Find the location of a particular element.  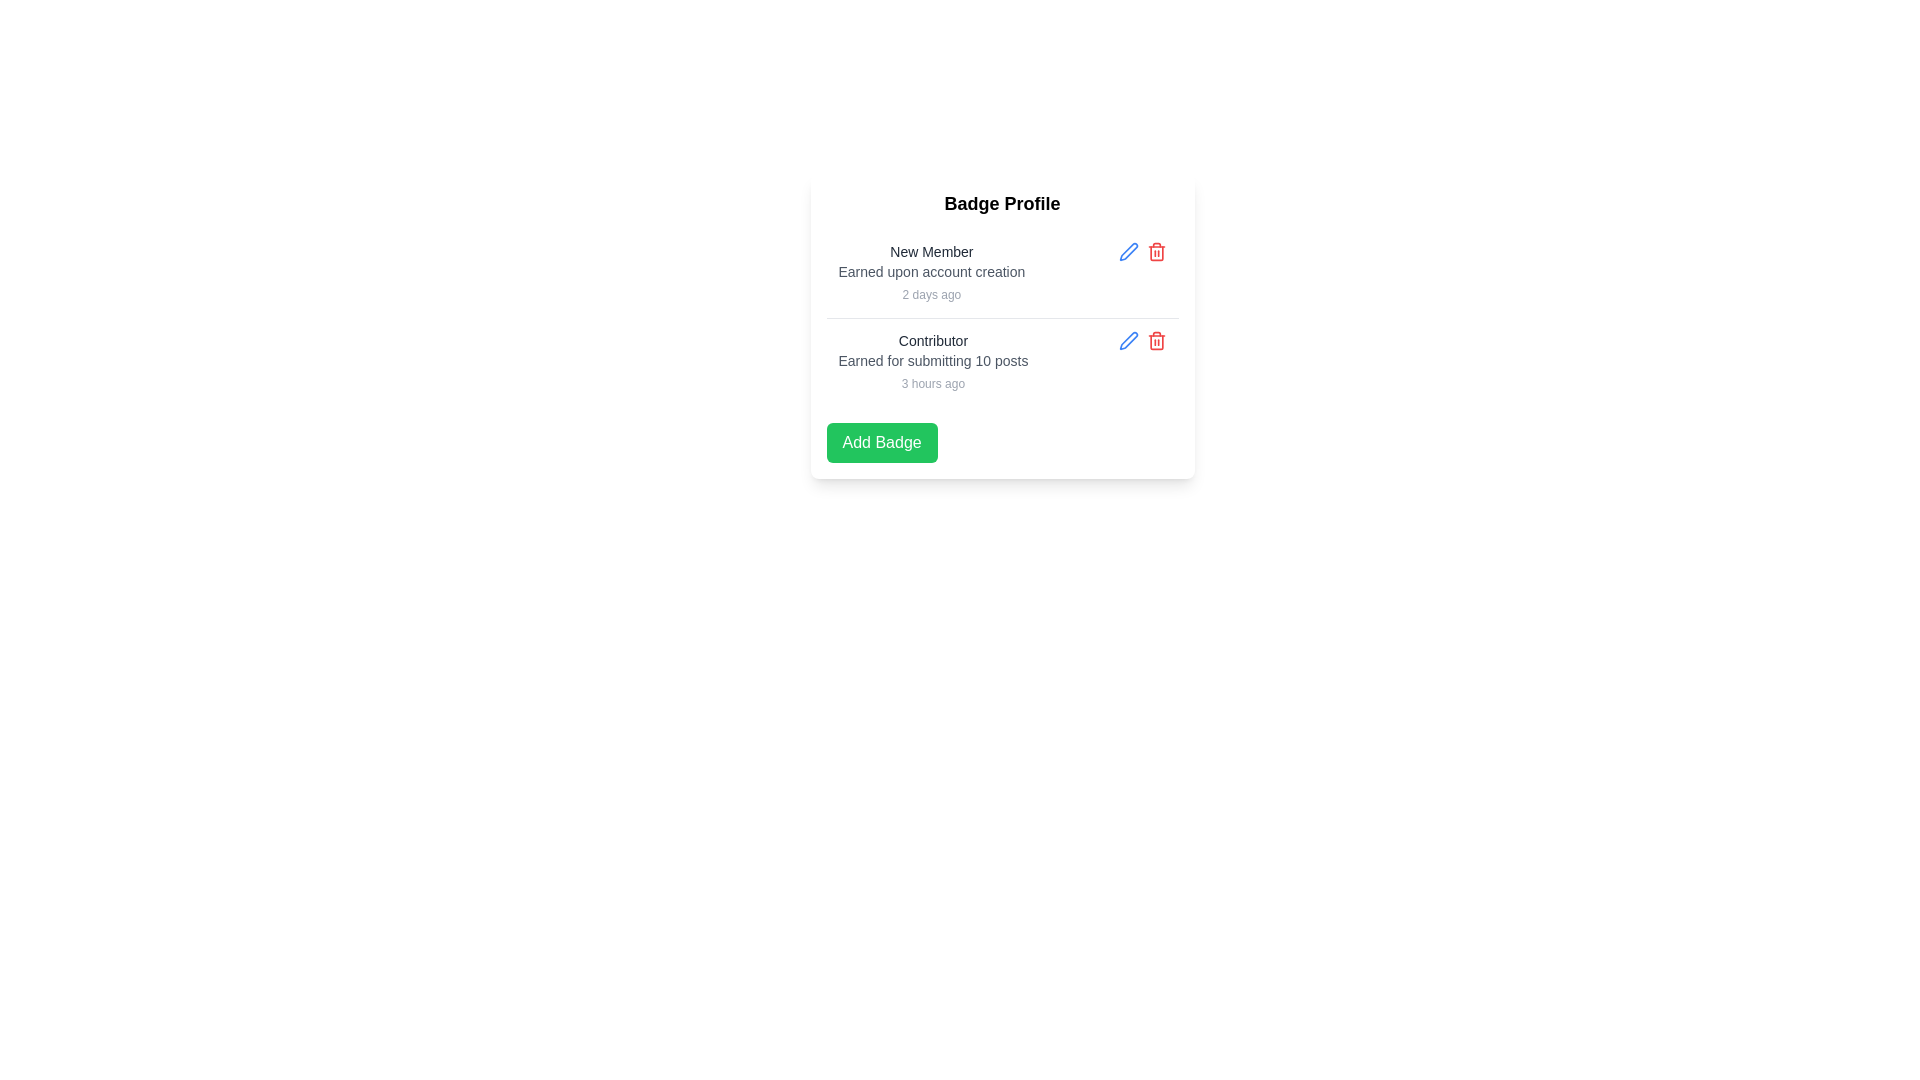

the 'Add Badge' button located at the bottom of the 'Badge Profile' section, centered below 'New Member' and 'Contributor' is located at coordinates (881, 442).